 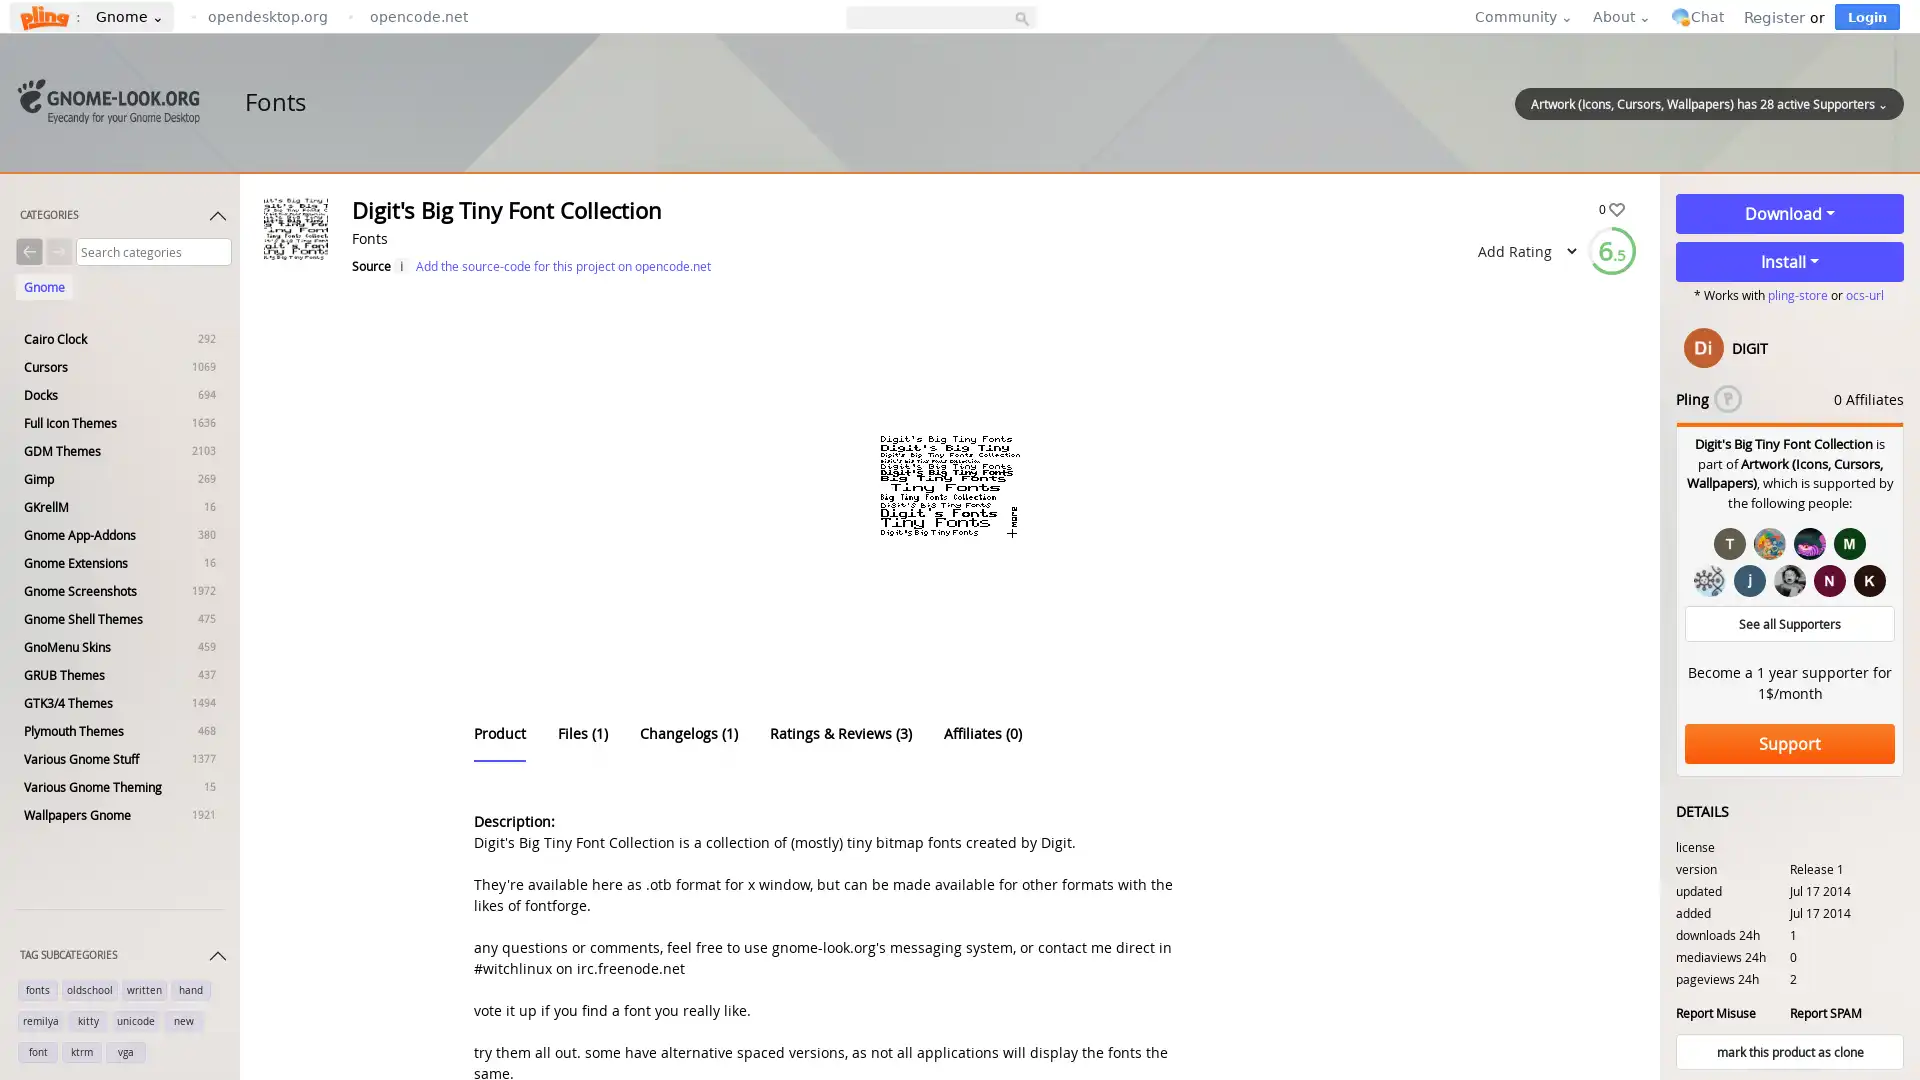 I want to click on CATEGORIES, so click(x=123, y=219).